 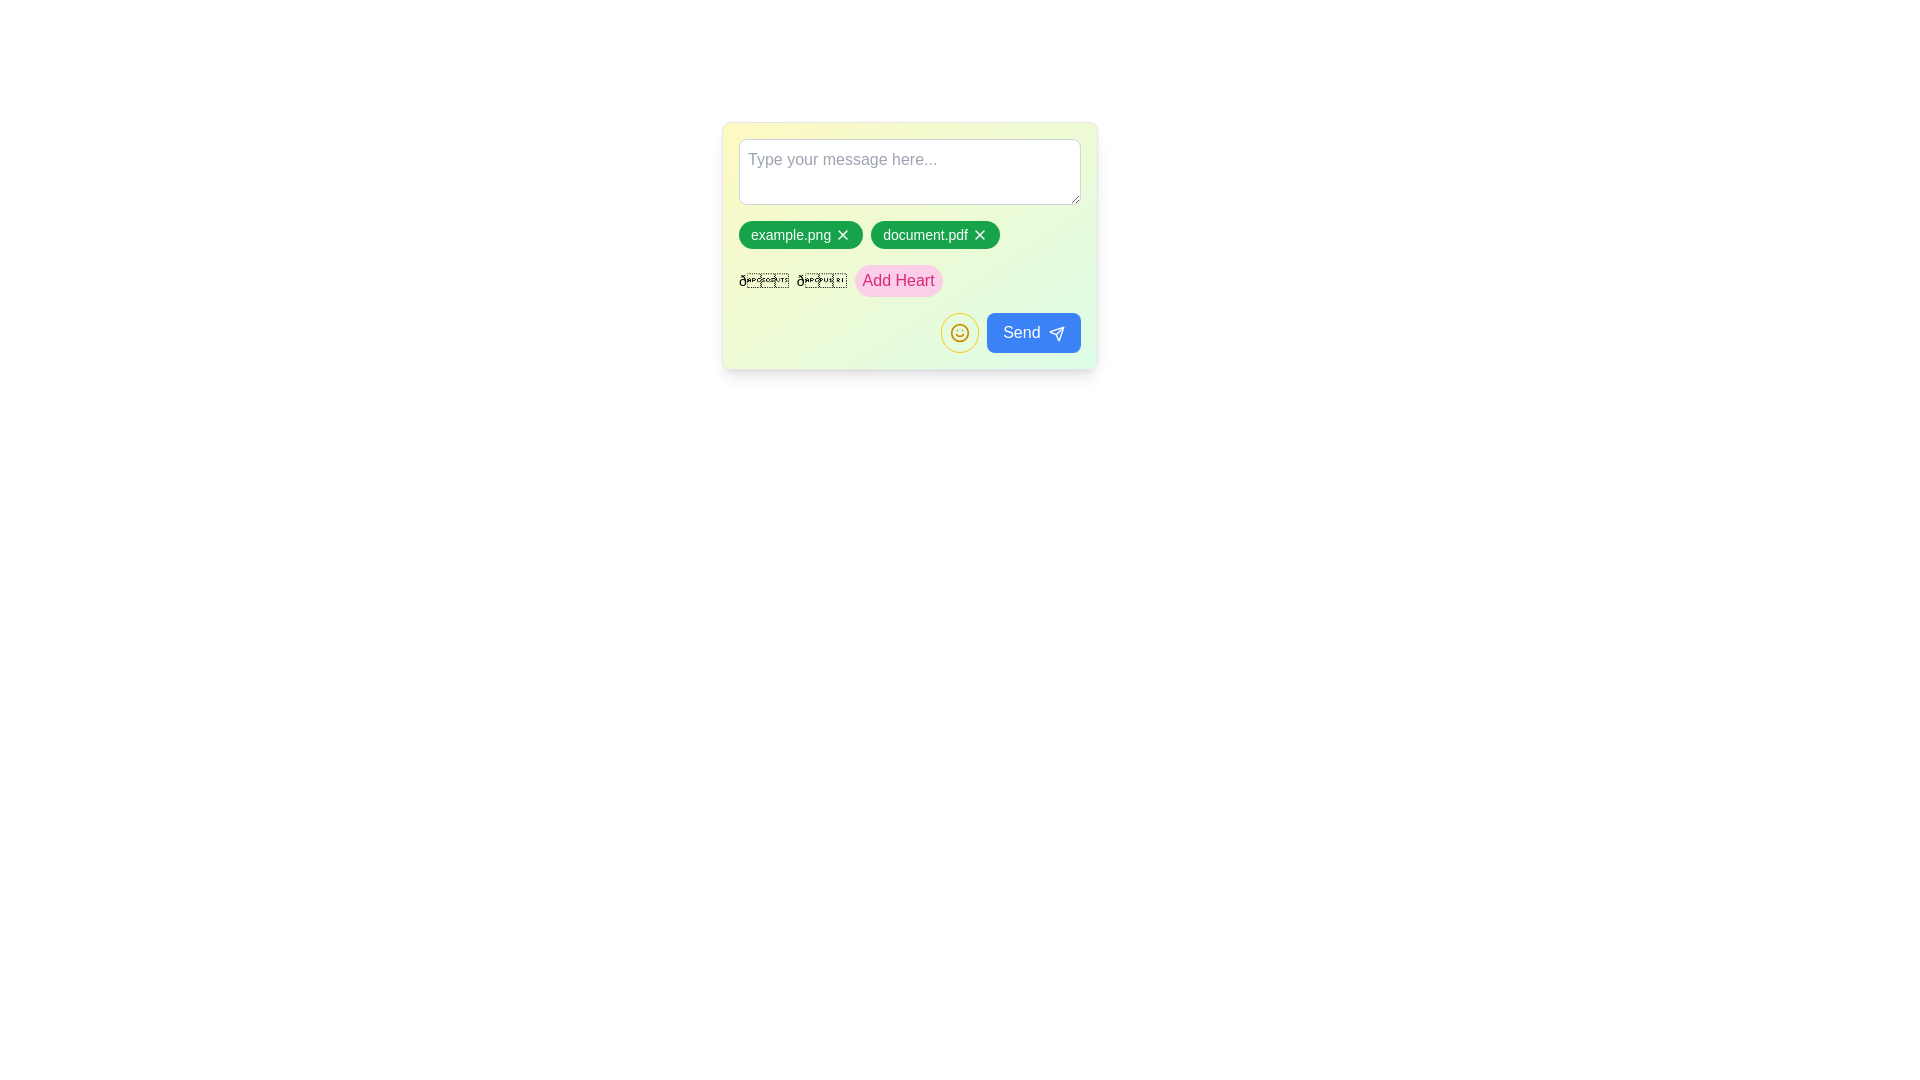 I want to click on the small cross mark ('X') icon located to the right of the green tag labeled 'document.pdf', so click(x=979, y=234).